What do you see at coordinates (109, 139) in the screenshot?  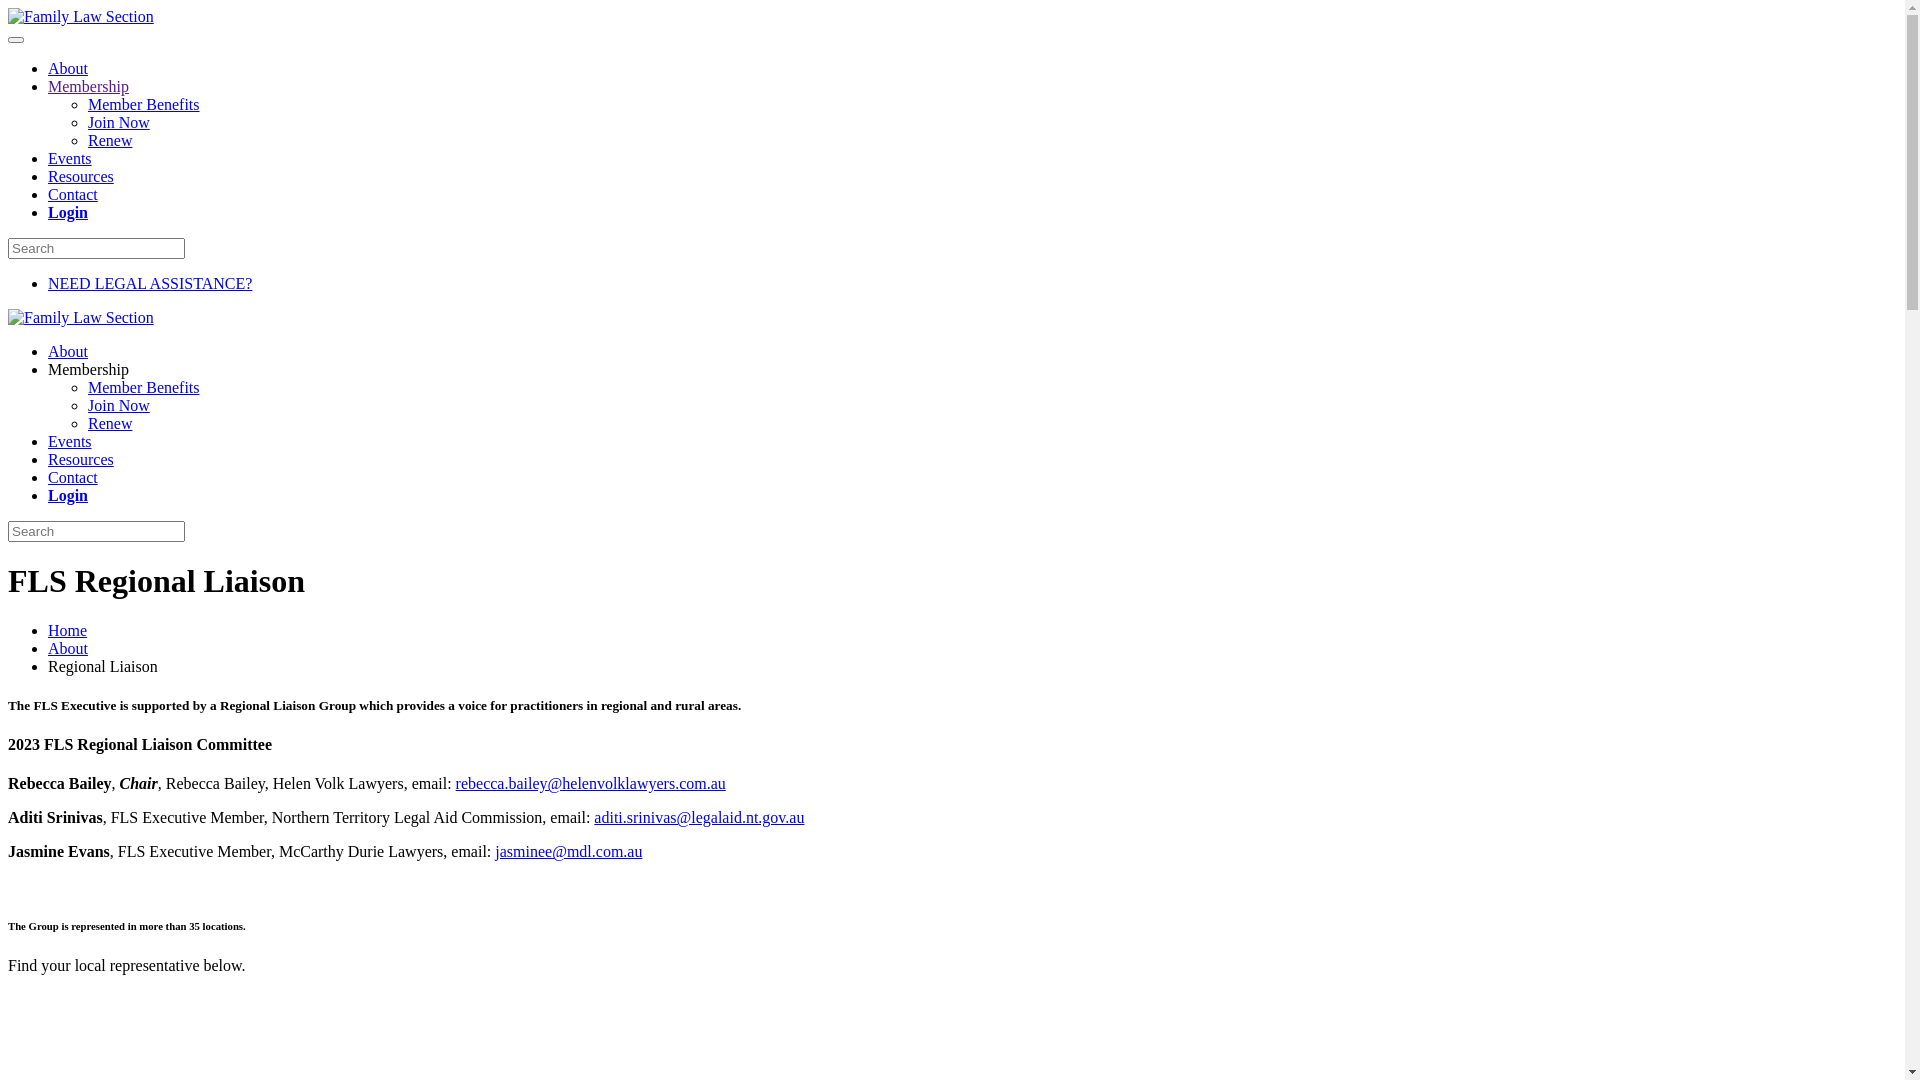 I see `'Renew'` at bounding box center [109, 139].